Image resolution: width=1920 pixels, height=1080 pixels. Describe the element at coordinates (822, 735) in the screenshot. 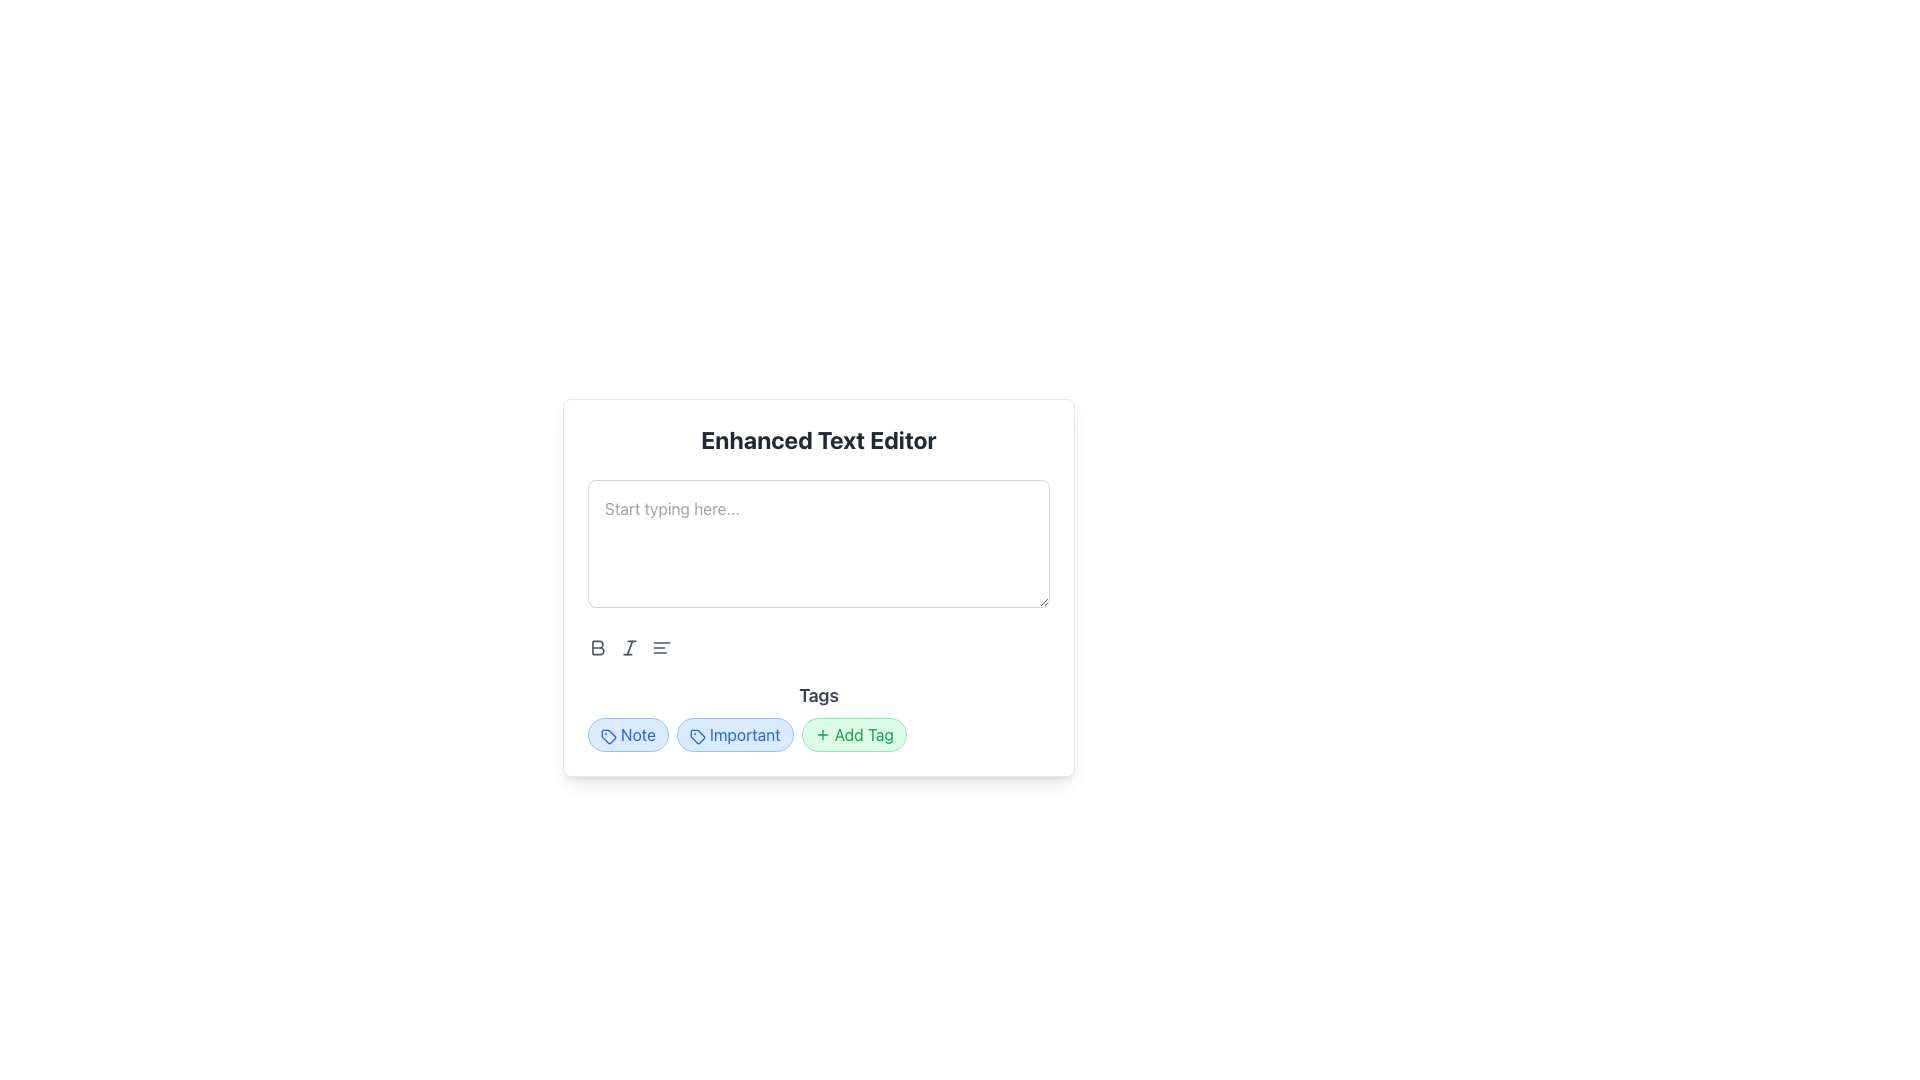

I see `the icon representing the 'Add Tag' function located inside the 'Add Tag' button at the bottom right section of the interface` at that location.